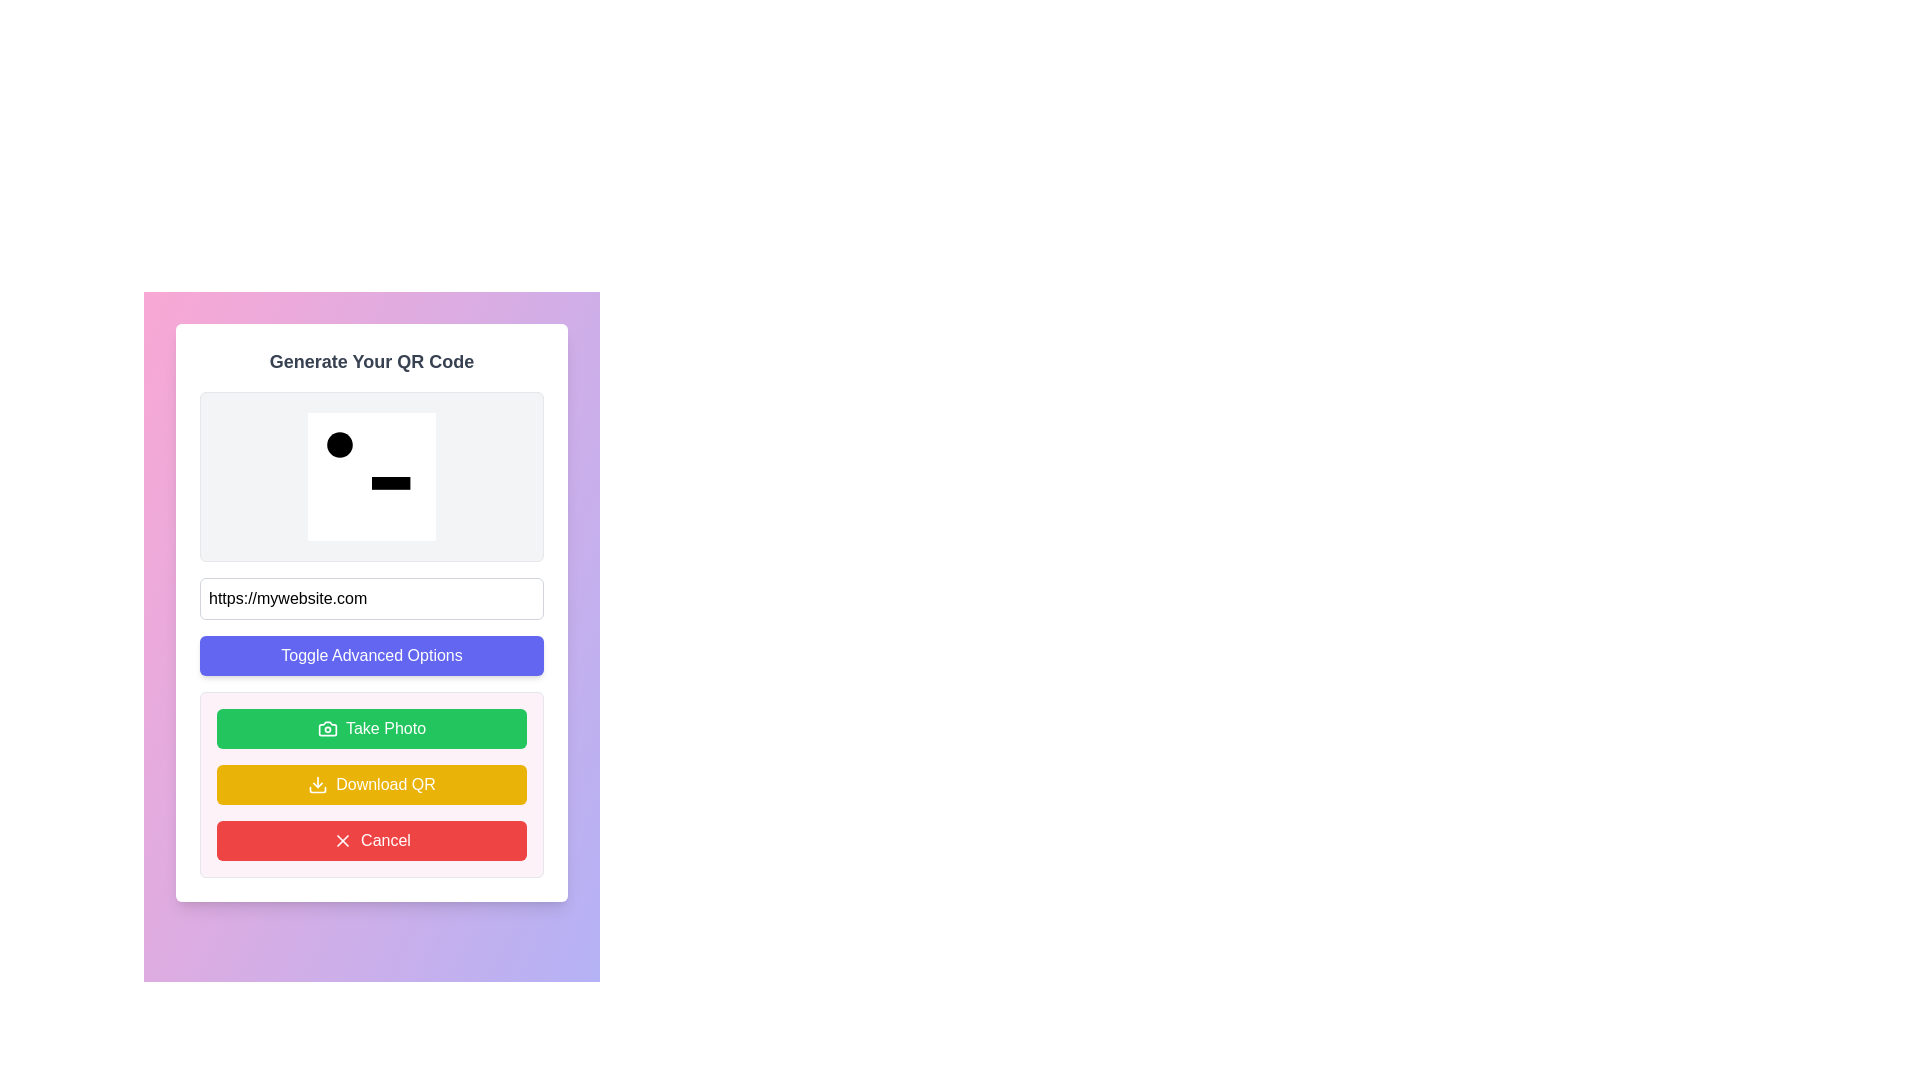  What do you see at coordinates (327, 729) in the screenshot?
I see `the camera icon located near the bottom section of the interface` at bounding box center [327, 729].